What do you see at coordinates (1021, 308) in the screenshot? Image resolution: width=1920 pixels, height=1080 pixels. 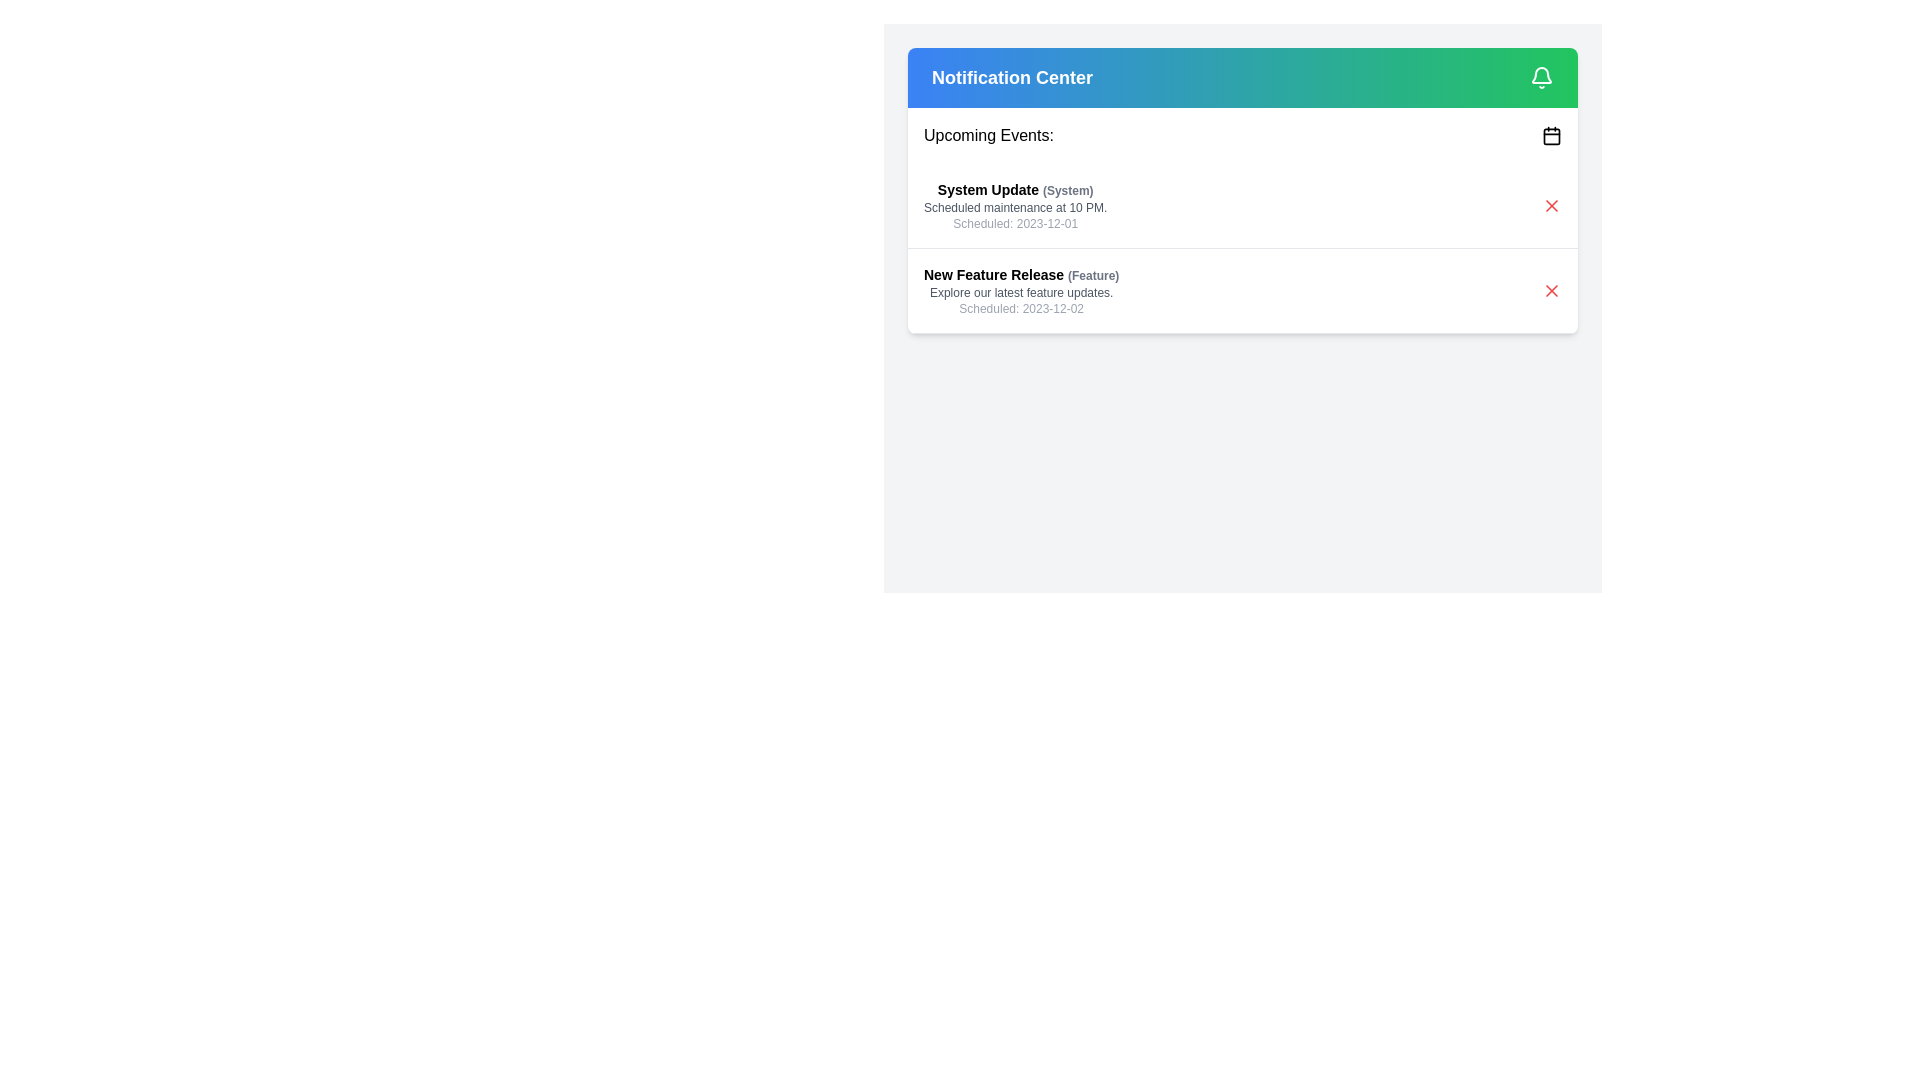 I see `the static text that displays the scheduled date of an event, located below the description text 'Explore our latest feature updates.' in the notification panel` at bounding box center [1021, 308].